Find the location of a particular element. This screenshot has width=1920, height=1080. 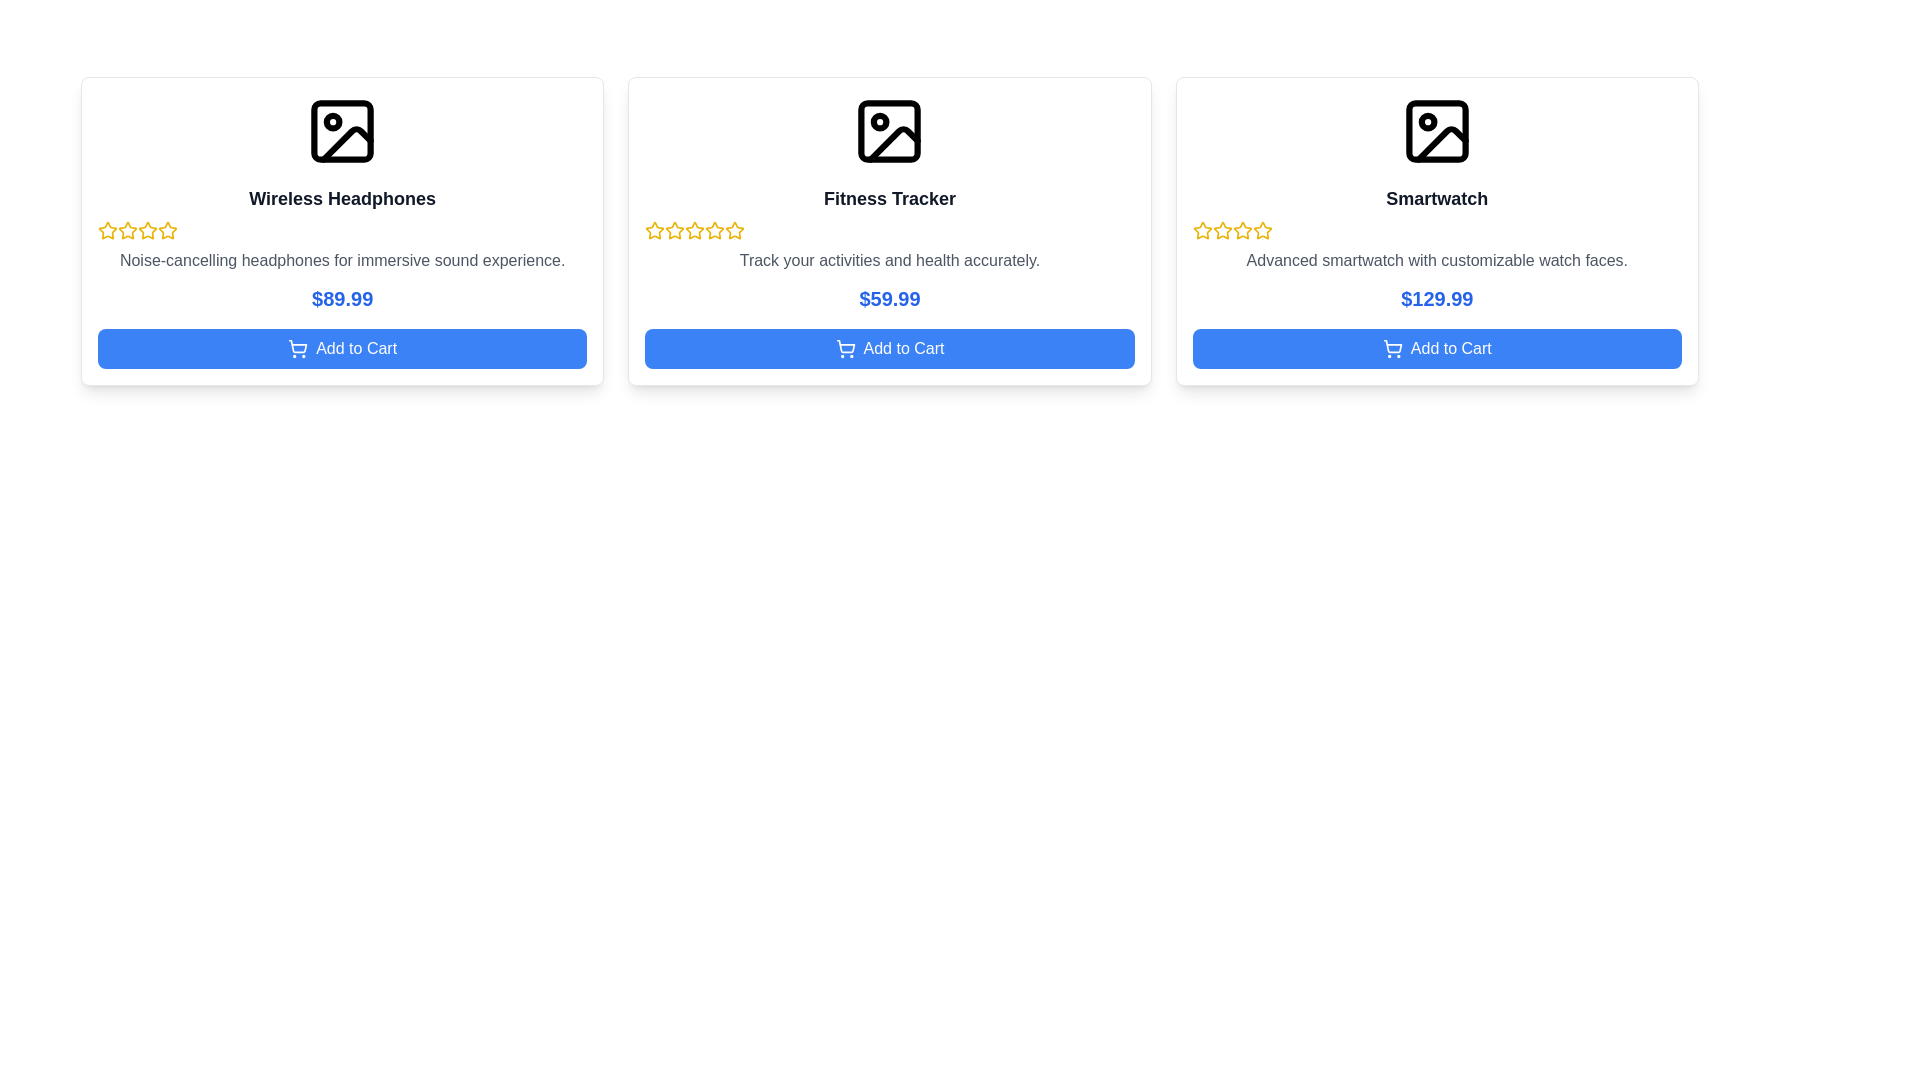

the descriptive text element that provides additional details about the 'Fitness Tracker' product, located below the product title and above the price text is located at coordinates (888, 260).